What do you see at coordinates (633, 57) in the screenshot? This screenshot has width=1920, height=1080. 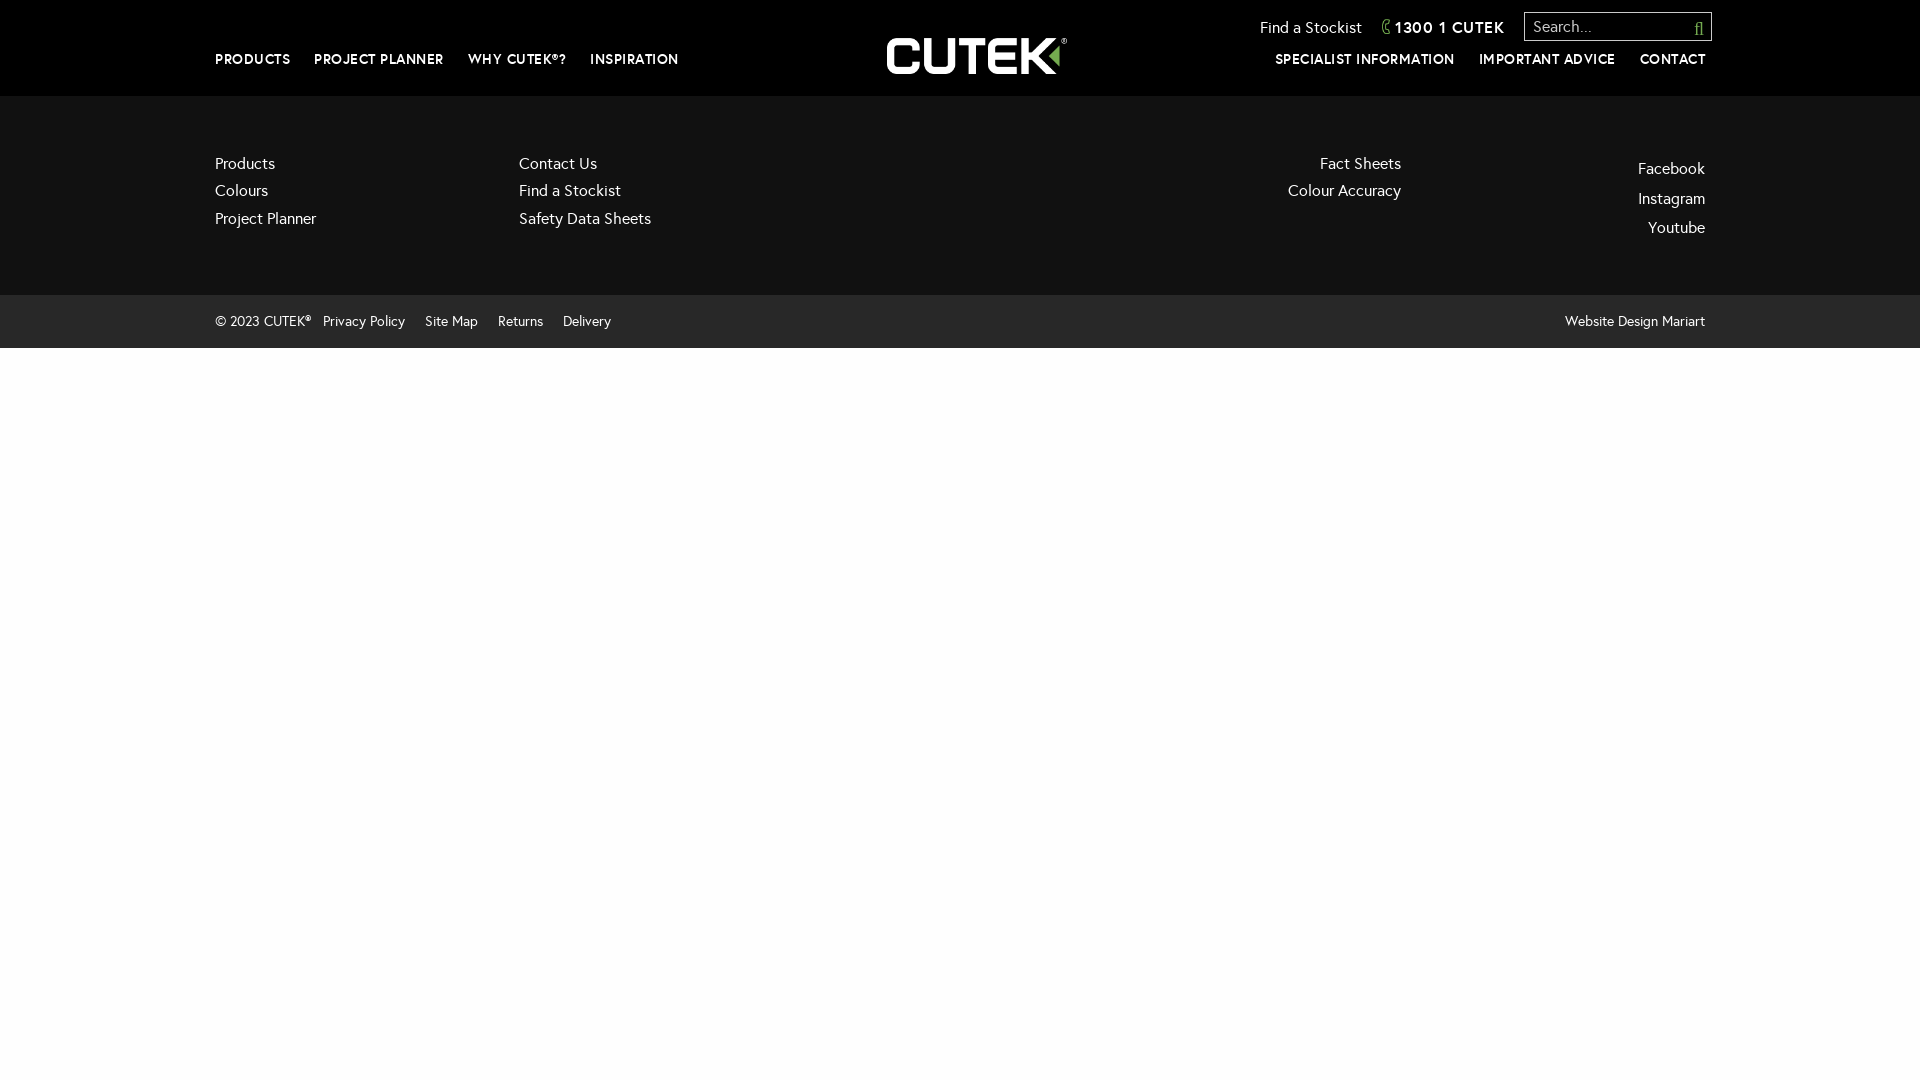 I see `'INSPIRATION'` at bounding box center [633, 57].